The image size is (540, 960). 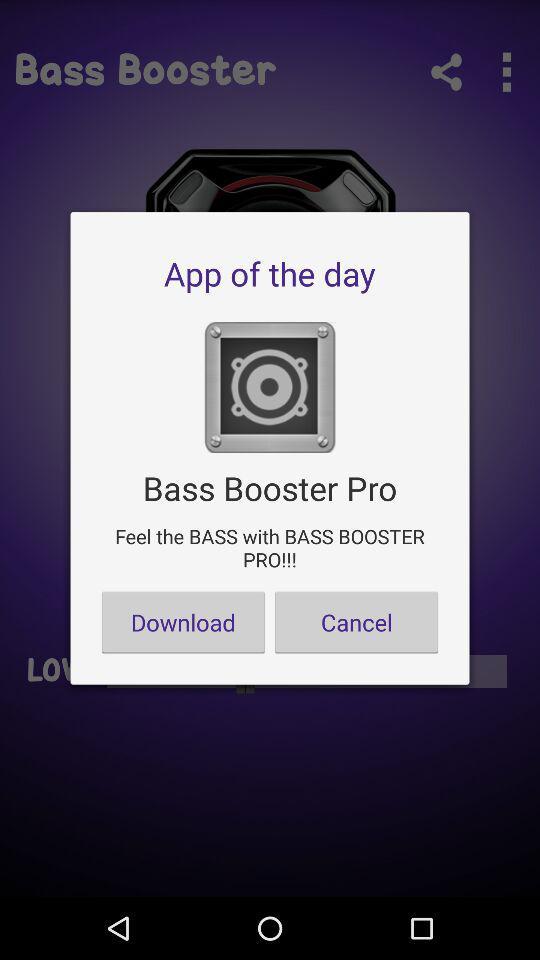 I want to click on the cancel button, so click(x=355, y=621).